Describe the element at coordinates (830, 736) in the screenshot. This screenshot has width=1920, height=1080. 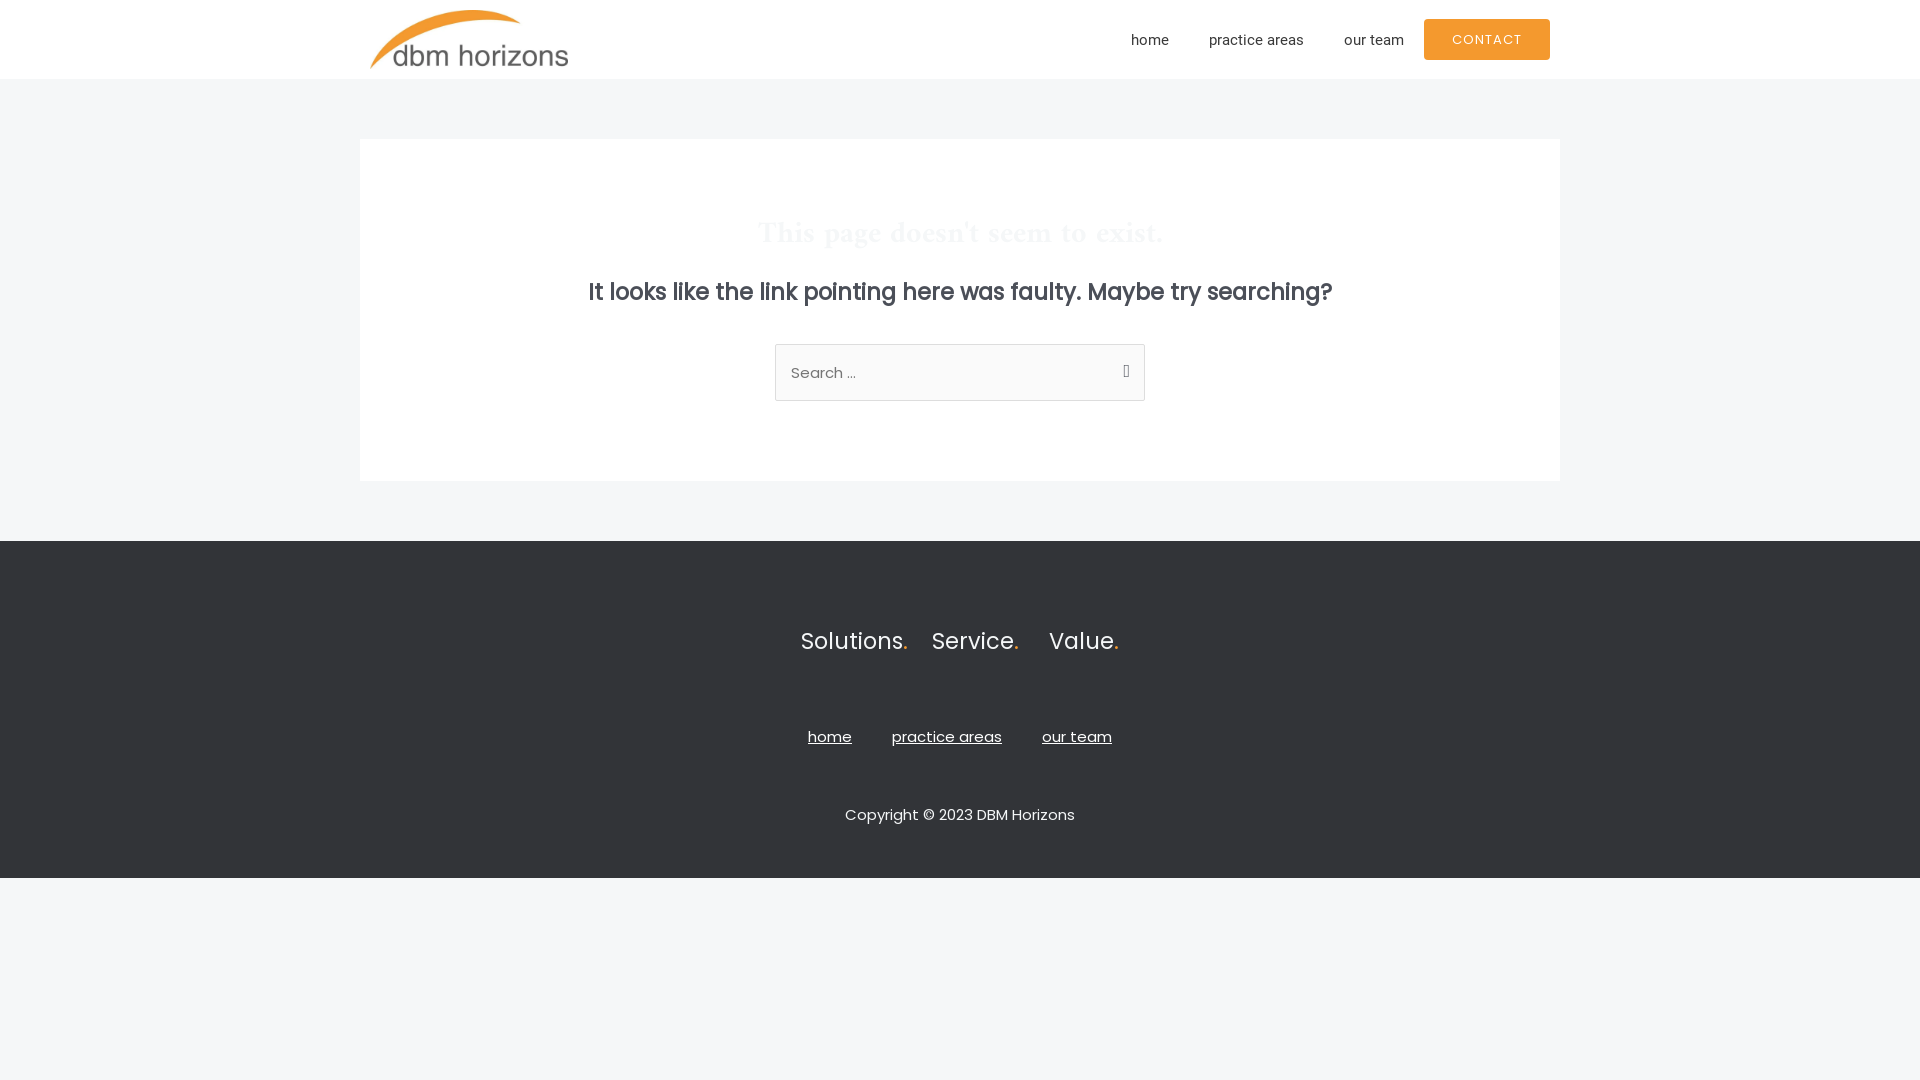
I see `'home'` at that location.